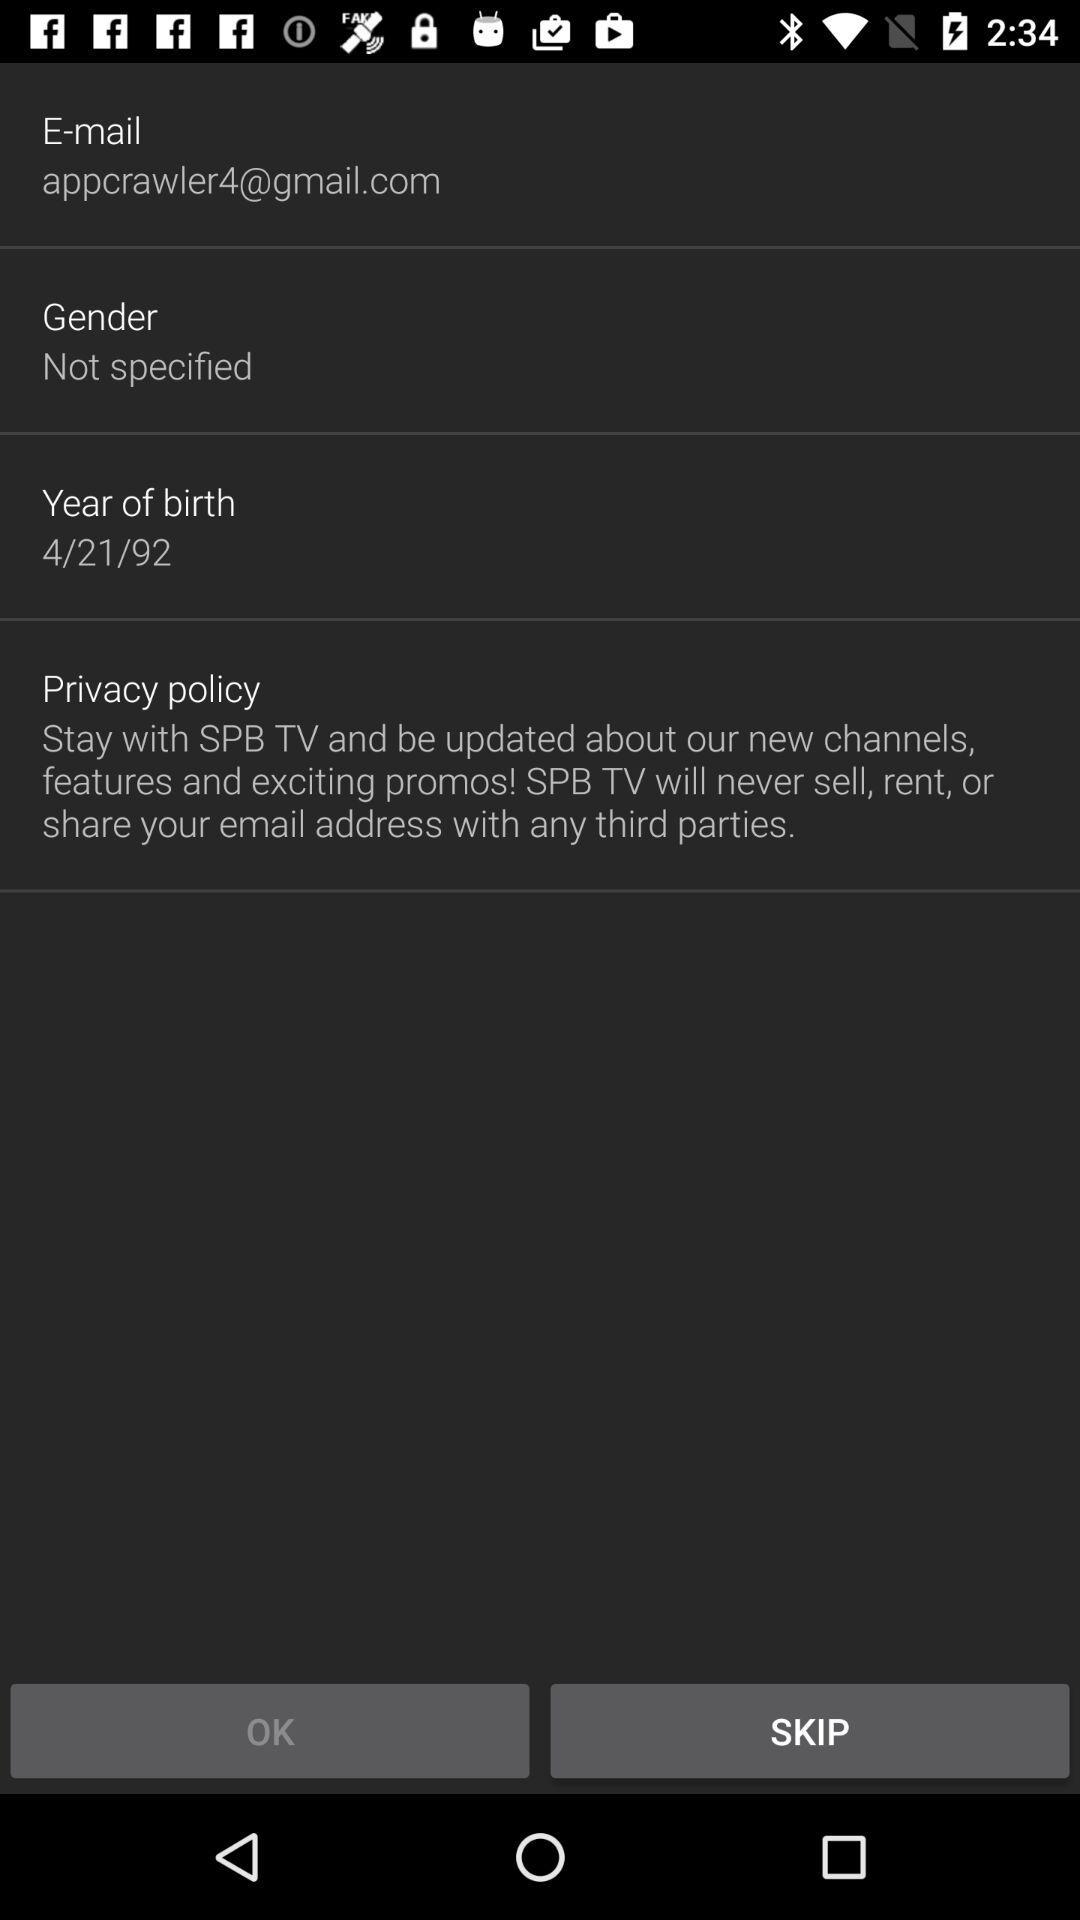 Image resolution: width=1080 pixels, height=1920 pixels. Describe the element at coordinates (810, 1730) in the screenshot. I see `app below stay with spb item` at that location.